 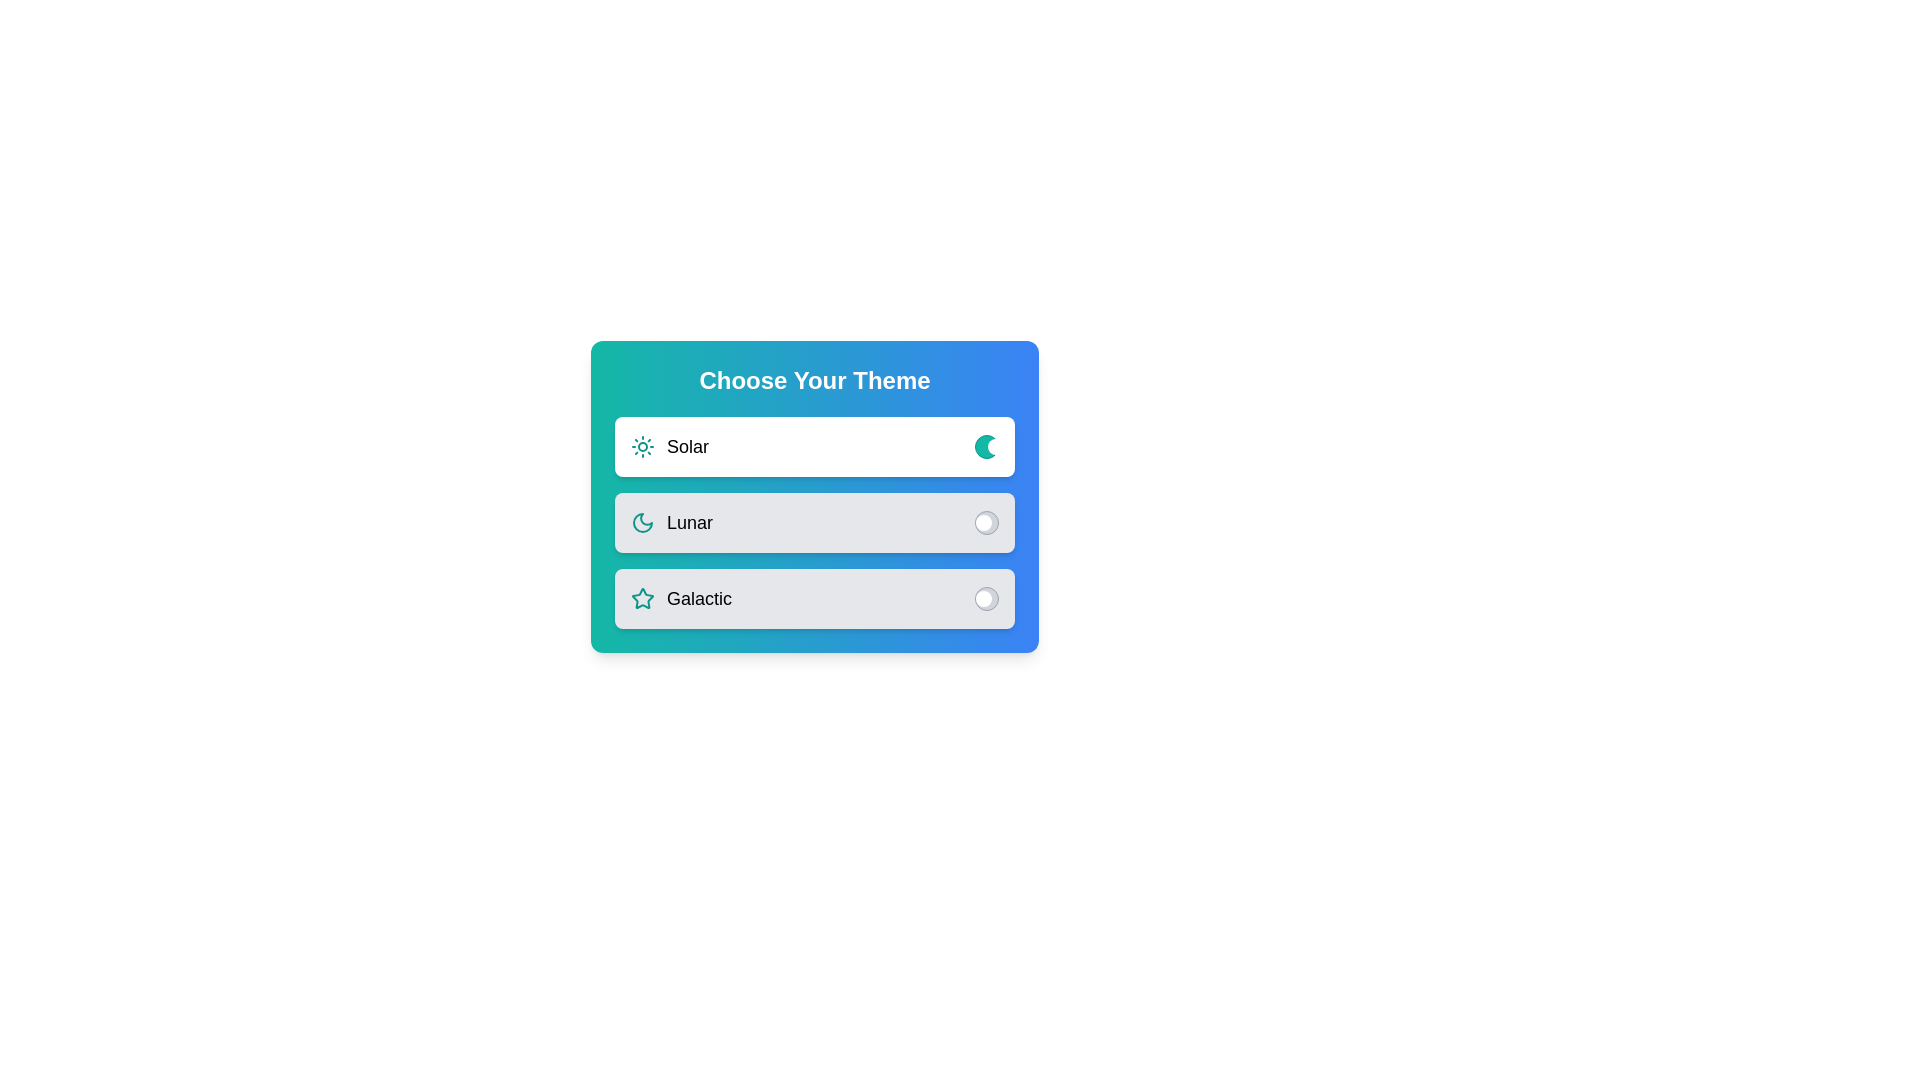 I want to click on the toggle button for the Lunar theme, so click(x=987, y=522).